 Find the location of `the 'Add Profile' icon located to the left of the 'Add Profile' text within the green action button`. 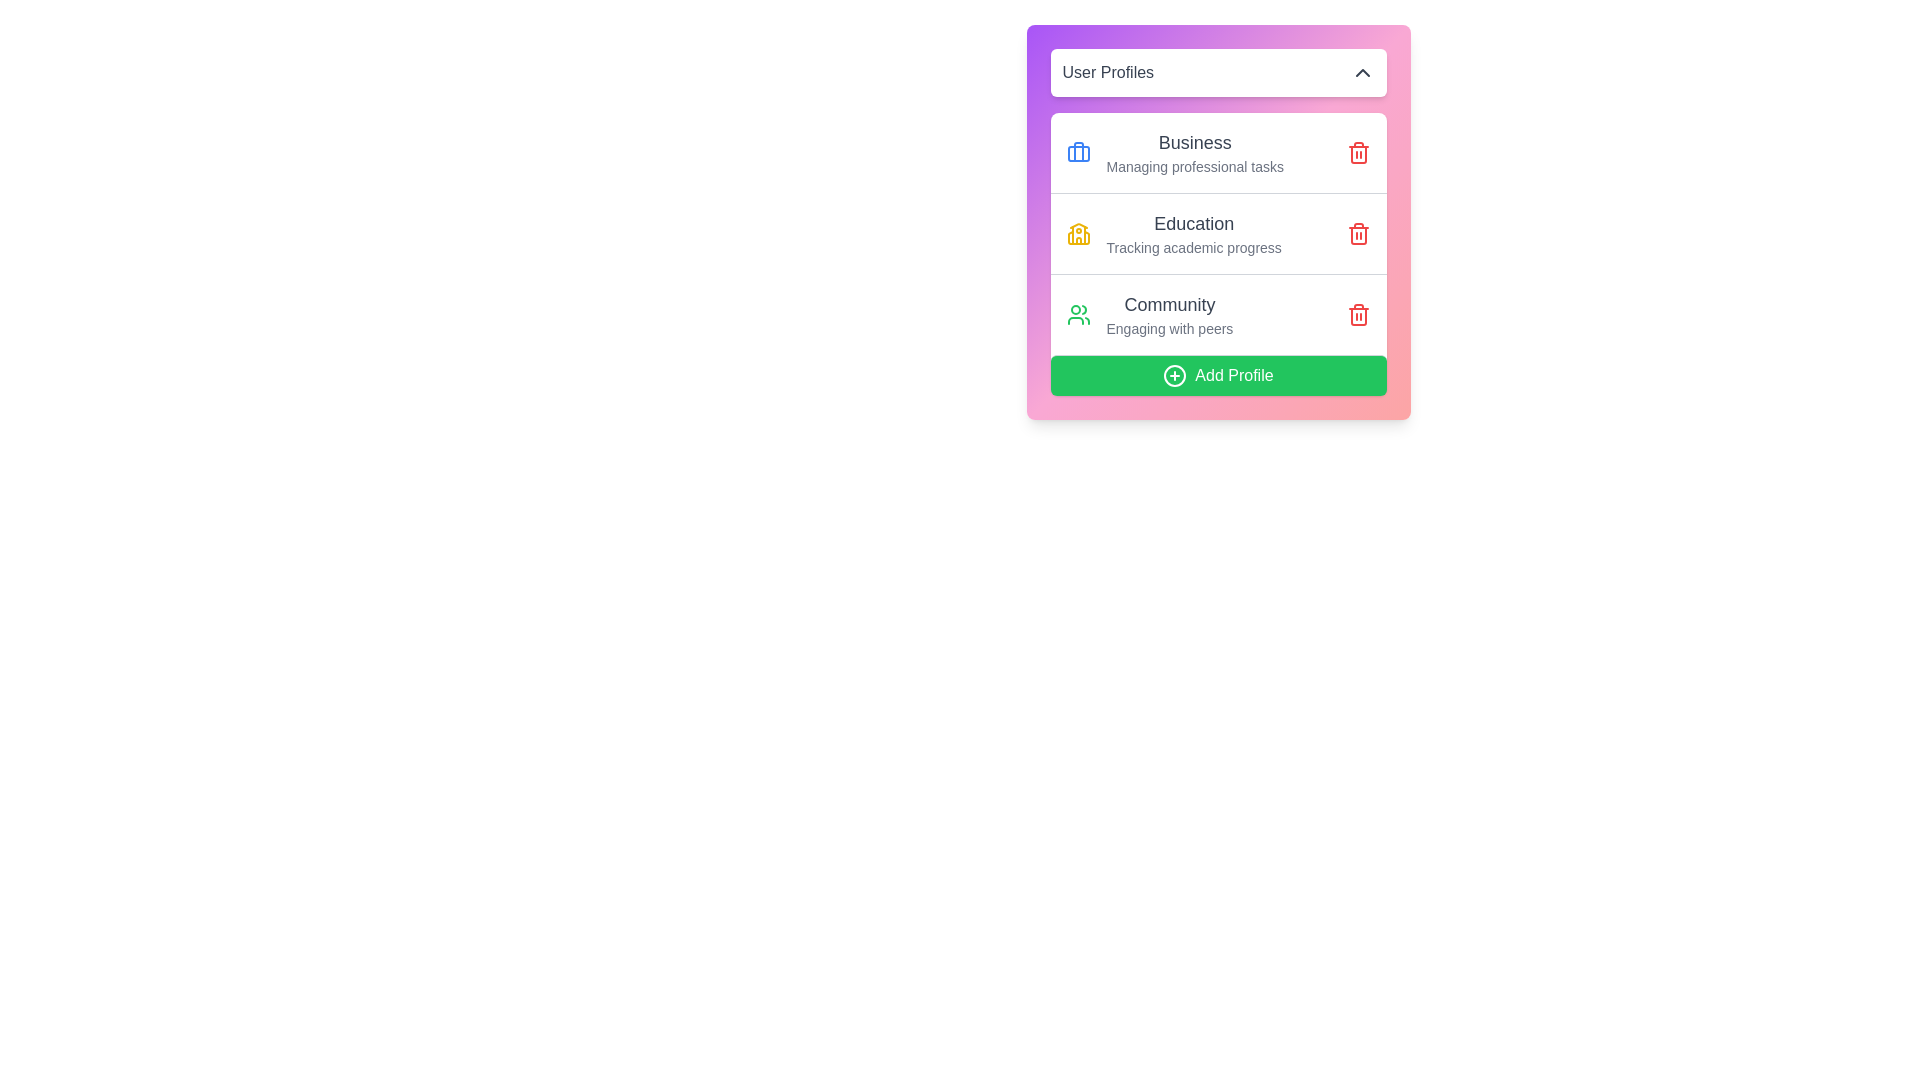

the 'Add Profile' icon located to the left of the 'Add Profile' text within the green action button is located at coordinates (1175, 375).